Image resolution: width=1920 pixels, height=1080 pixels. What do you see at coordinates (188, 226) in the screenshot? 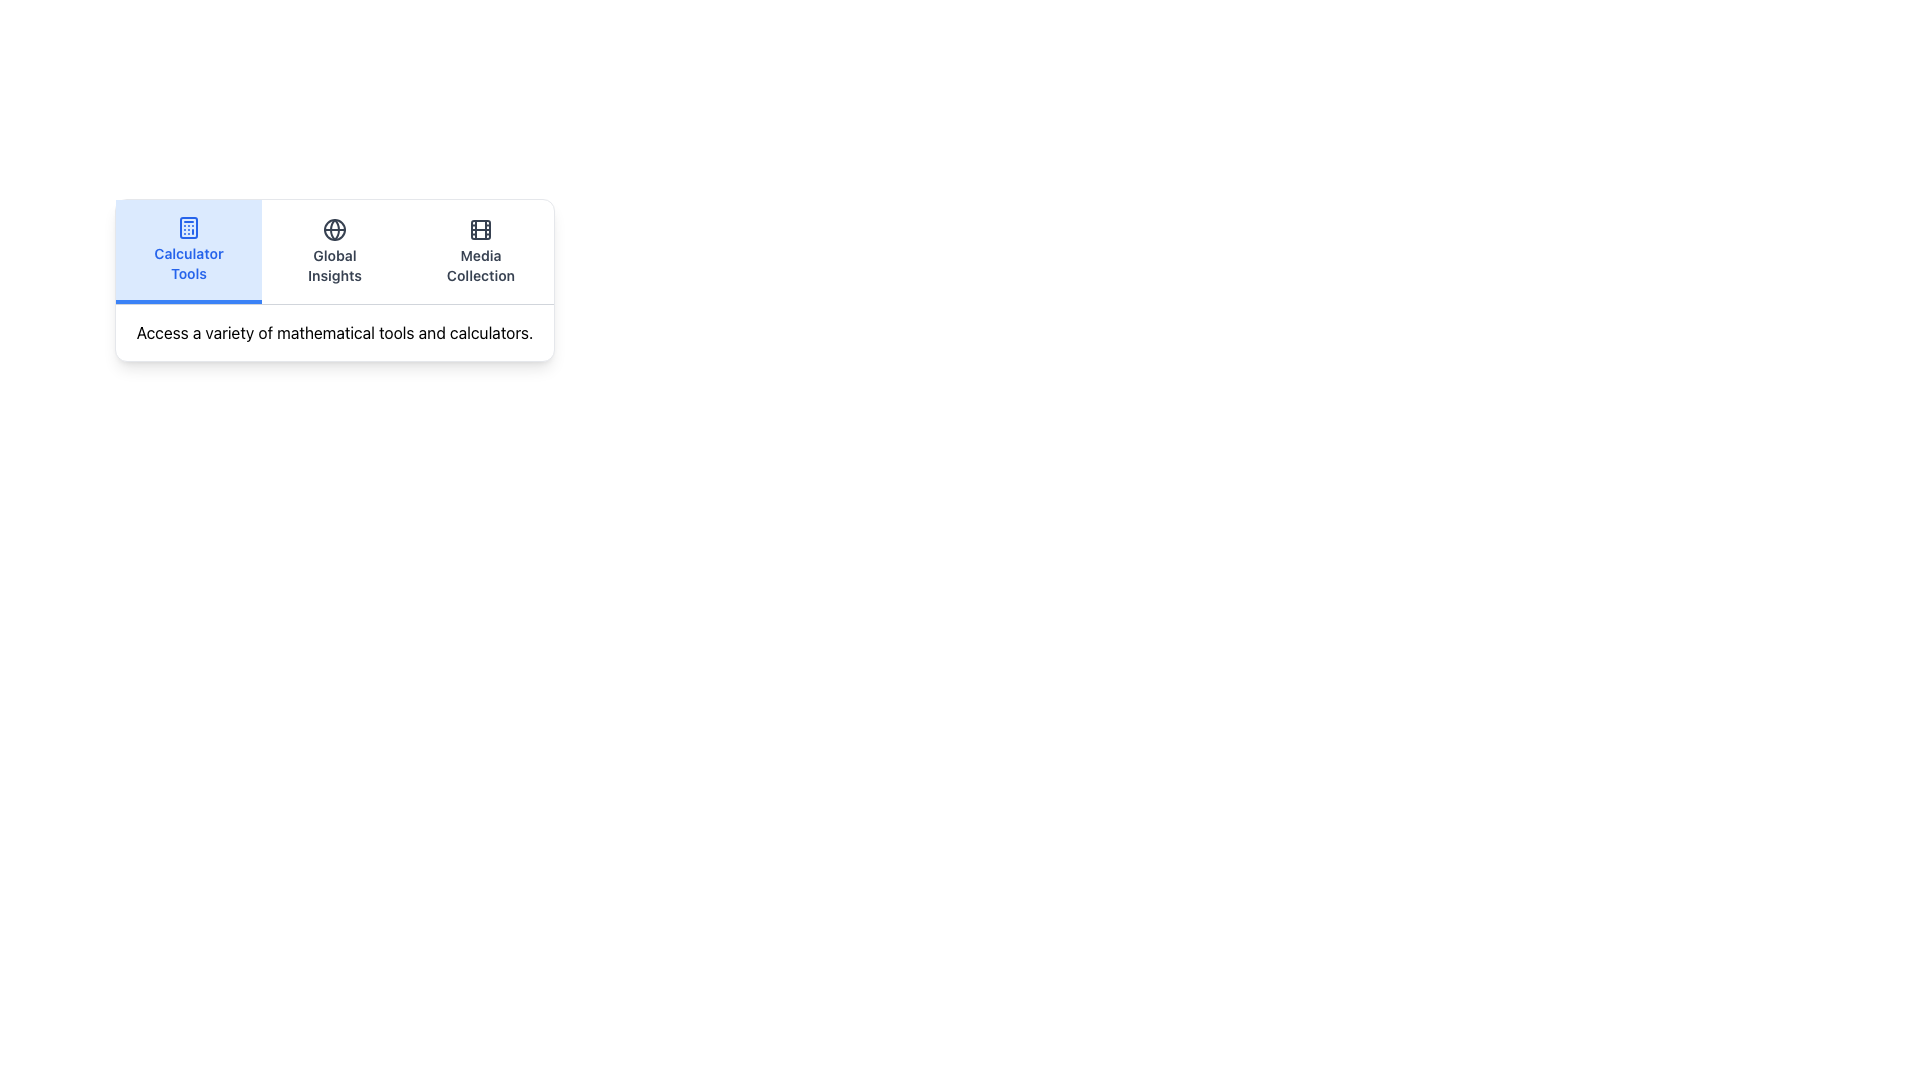
I see `the vertical rectangle icon with rounded corners, which is styled as a symbol and is part of the calculator icon adjacent to the 'Calculator Tools' tab` at bounding box center [188, 226].